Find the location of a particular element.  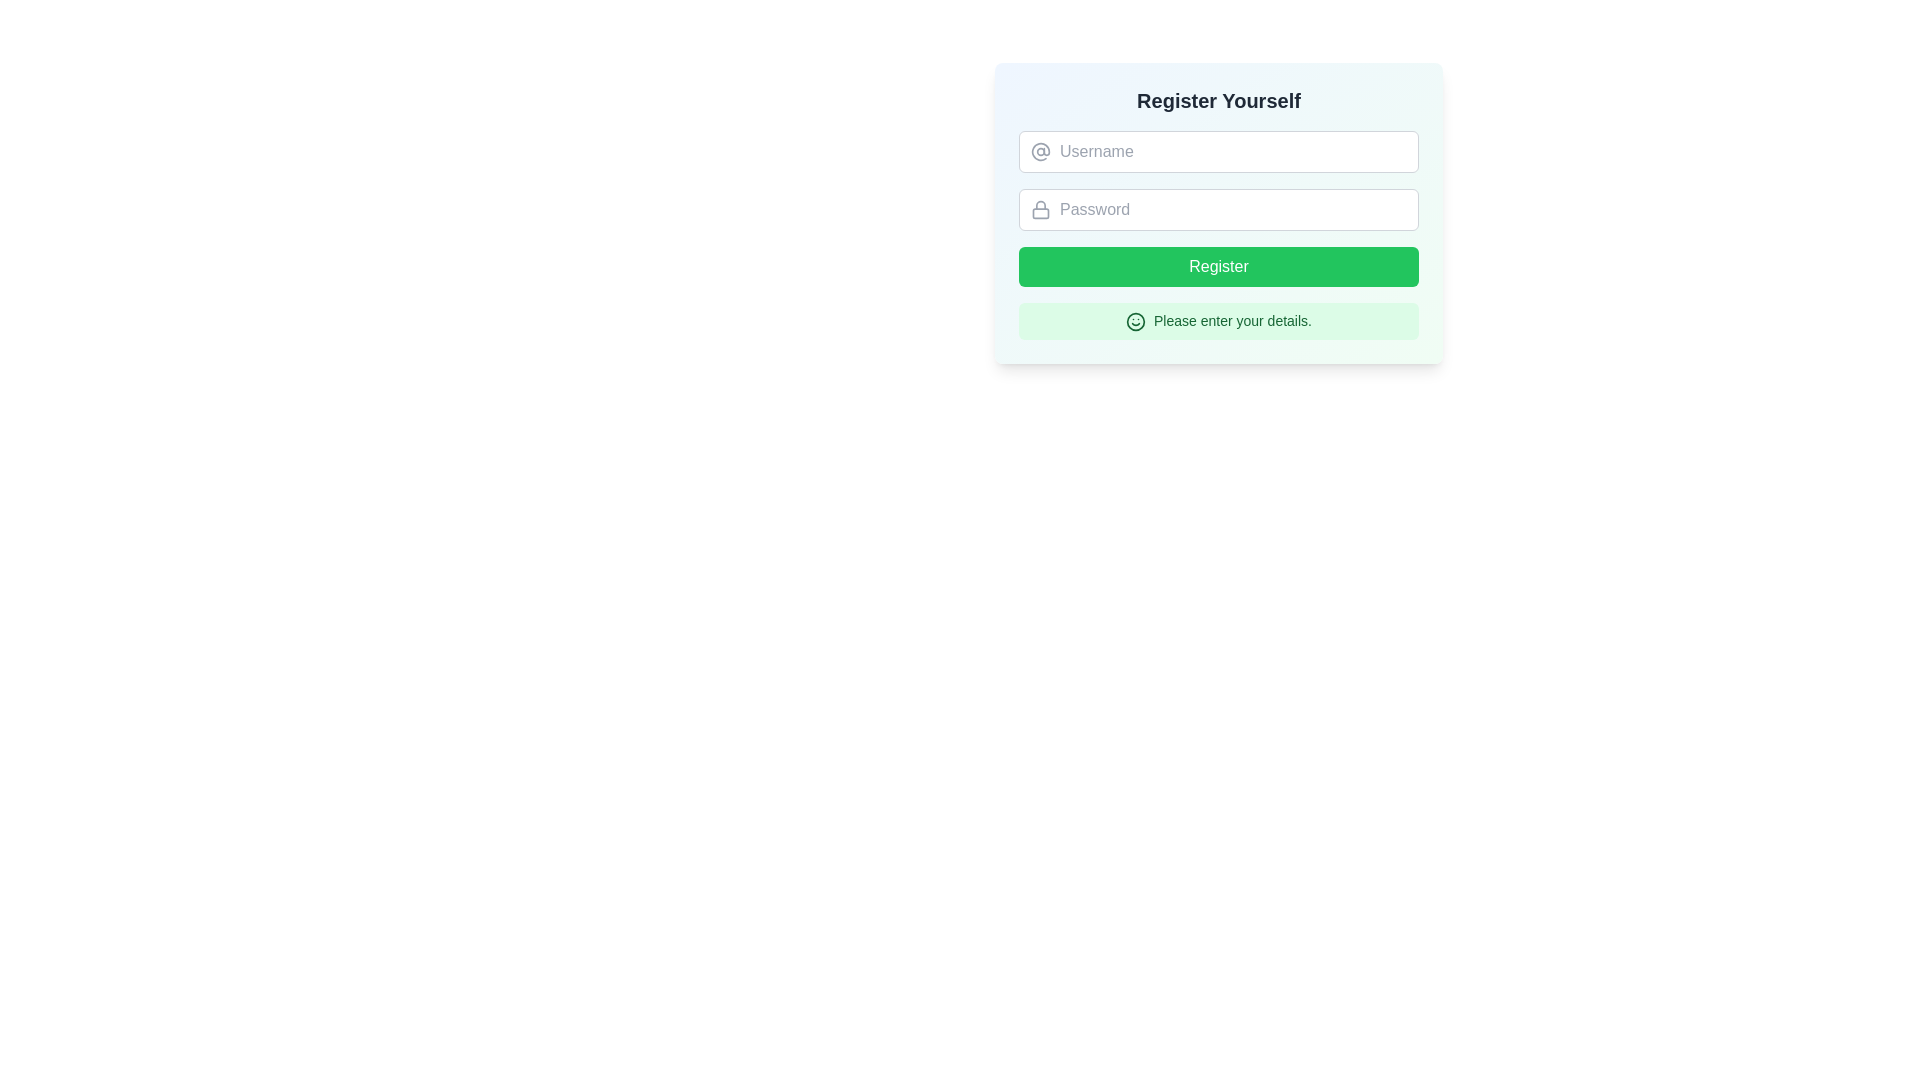

the static text label displaying 'Register Yourself' is located at coordinates (1218, 100).